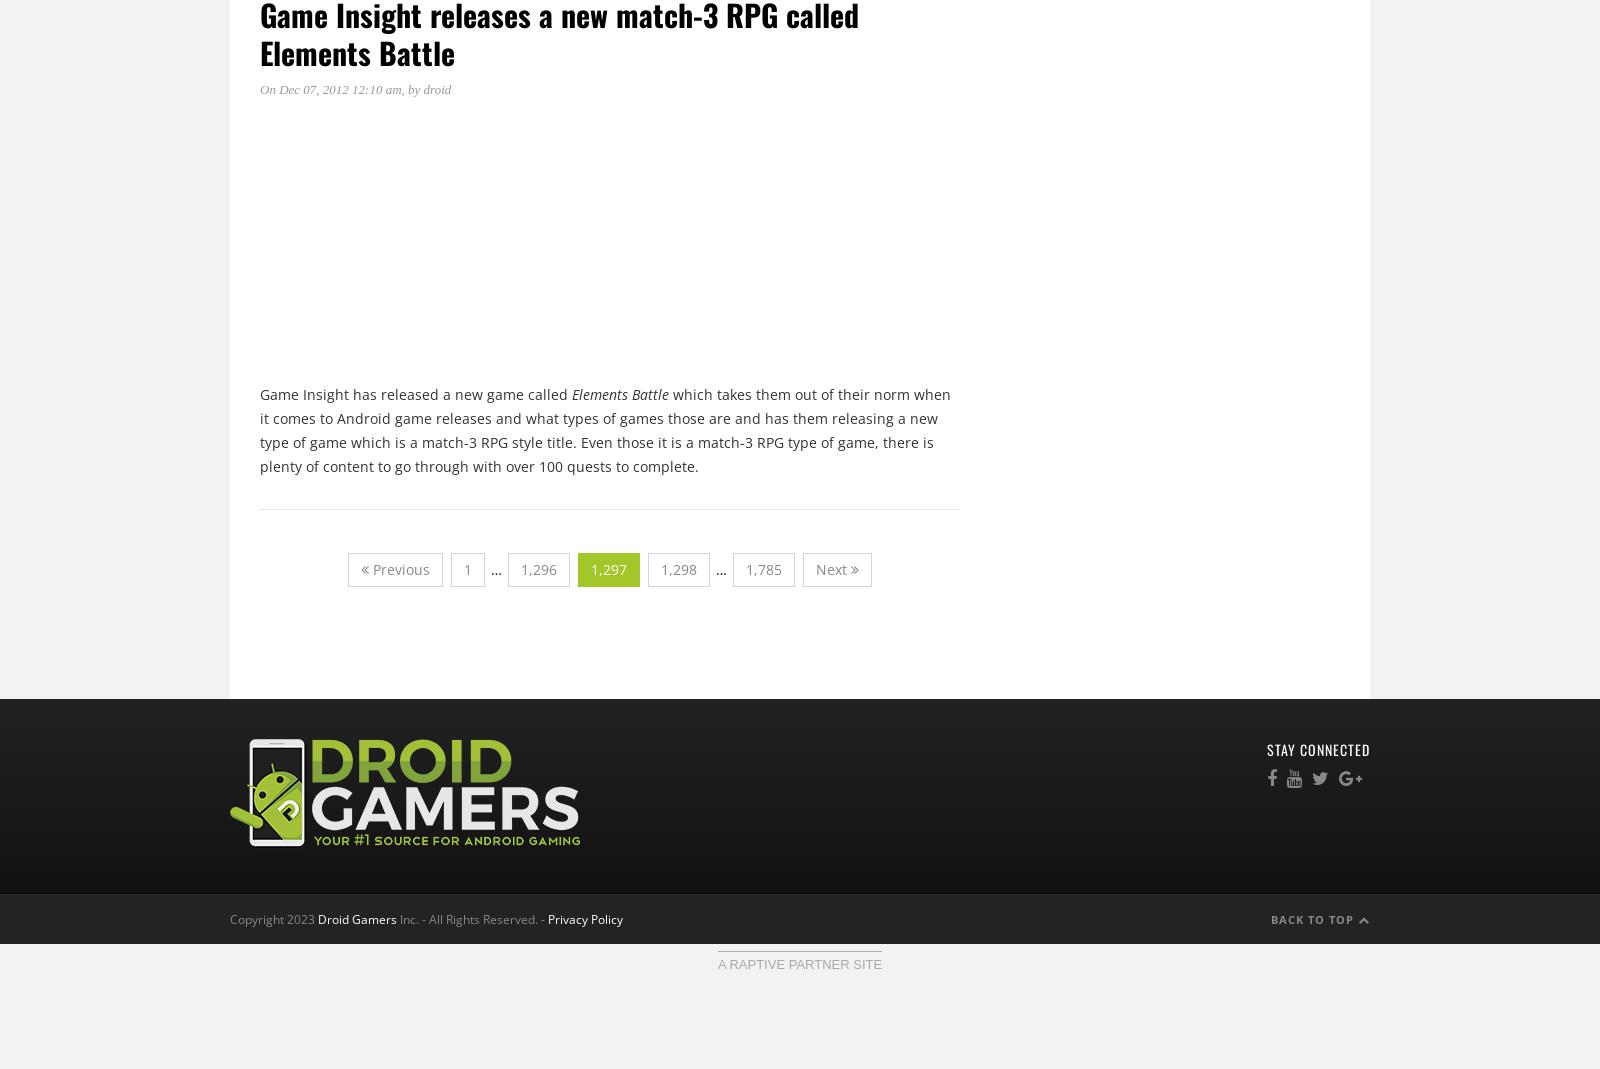  Describe the element at coordinates (274, 917) in the screenshot. I see `'Copyright 2023'` at that location.